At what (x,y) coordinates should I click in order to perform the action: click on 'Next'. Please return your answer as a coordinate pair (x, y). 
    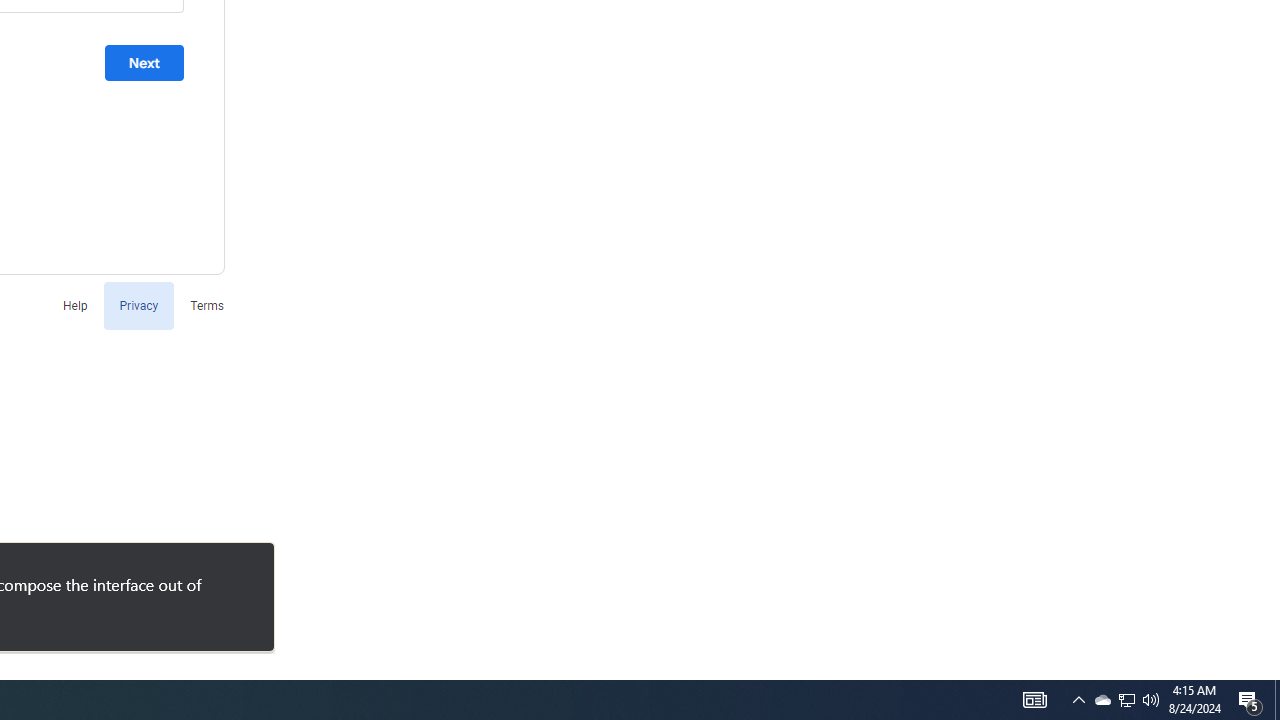
    Looking at the image, I should click on (143, 62).